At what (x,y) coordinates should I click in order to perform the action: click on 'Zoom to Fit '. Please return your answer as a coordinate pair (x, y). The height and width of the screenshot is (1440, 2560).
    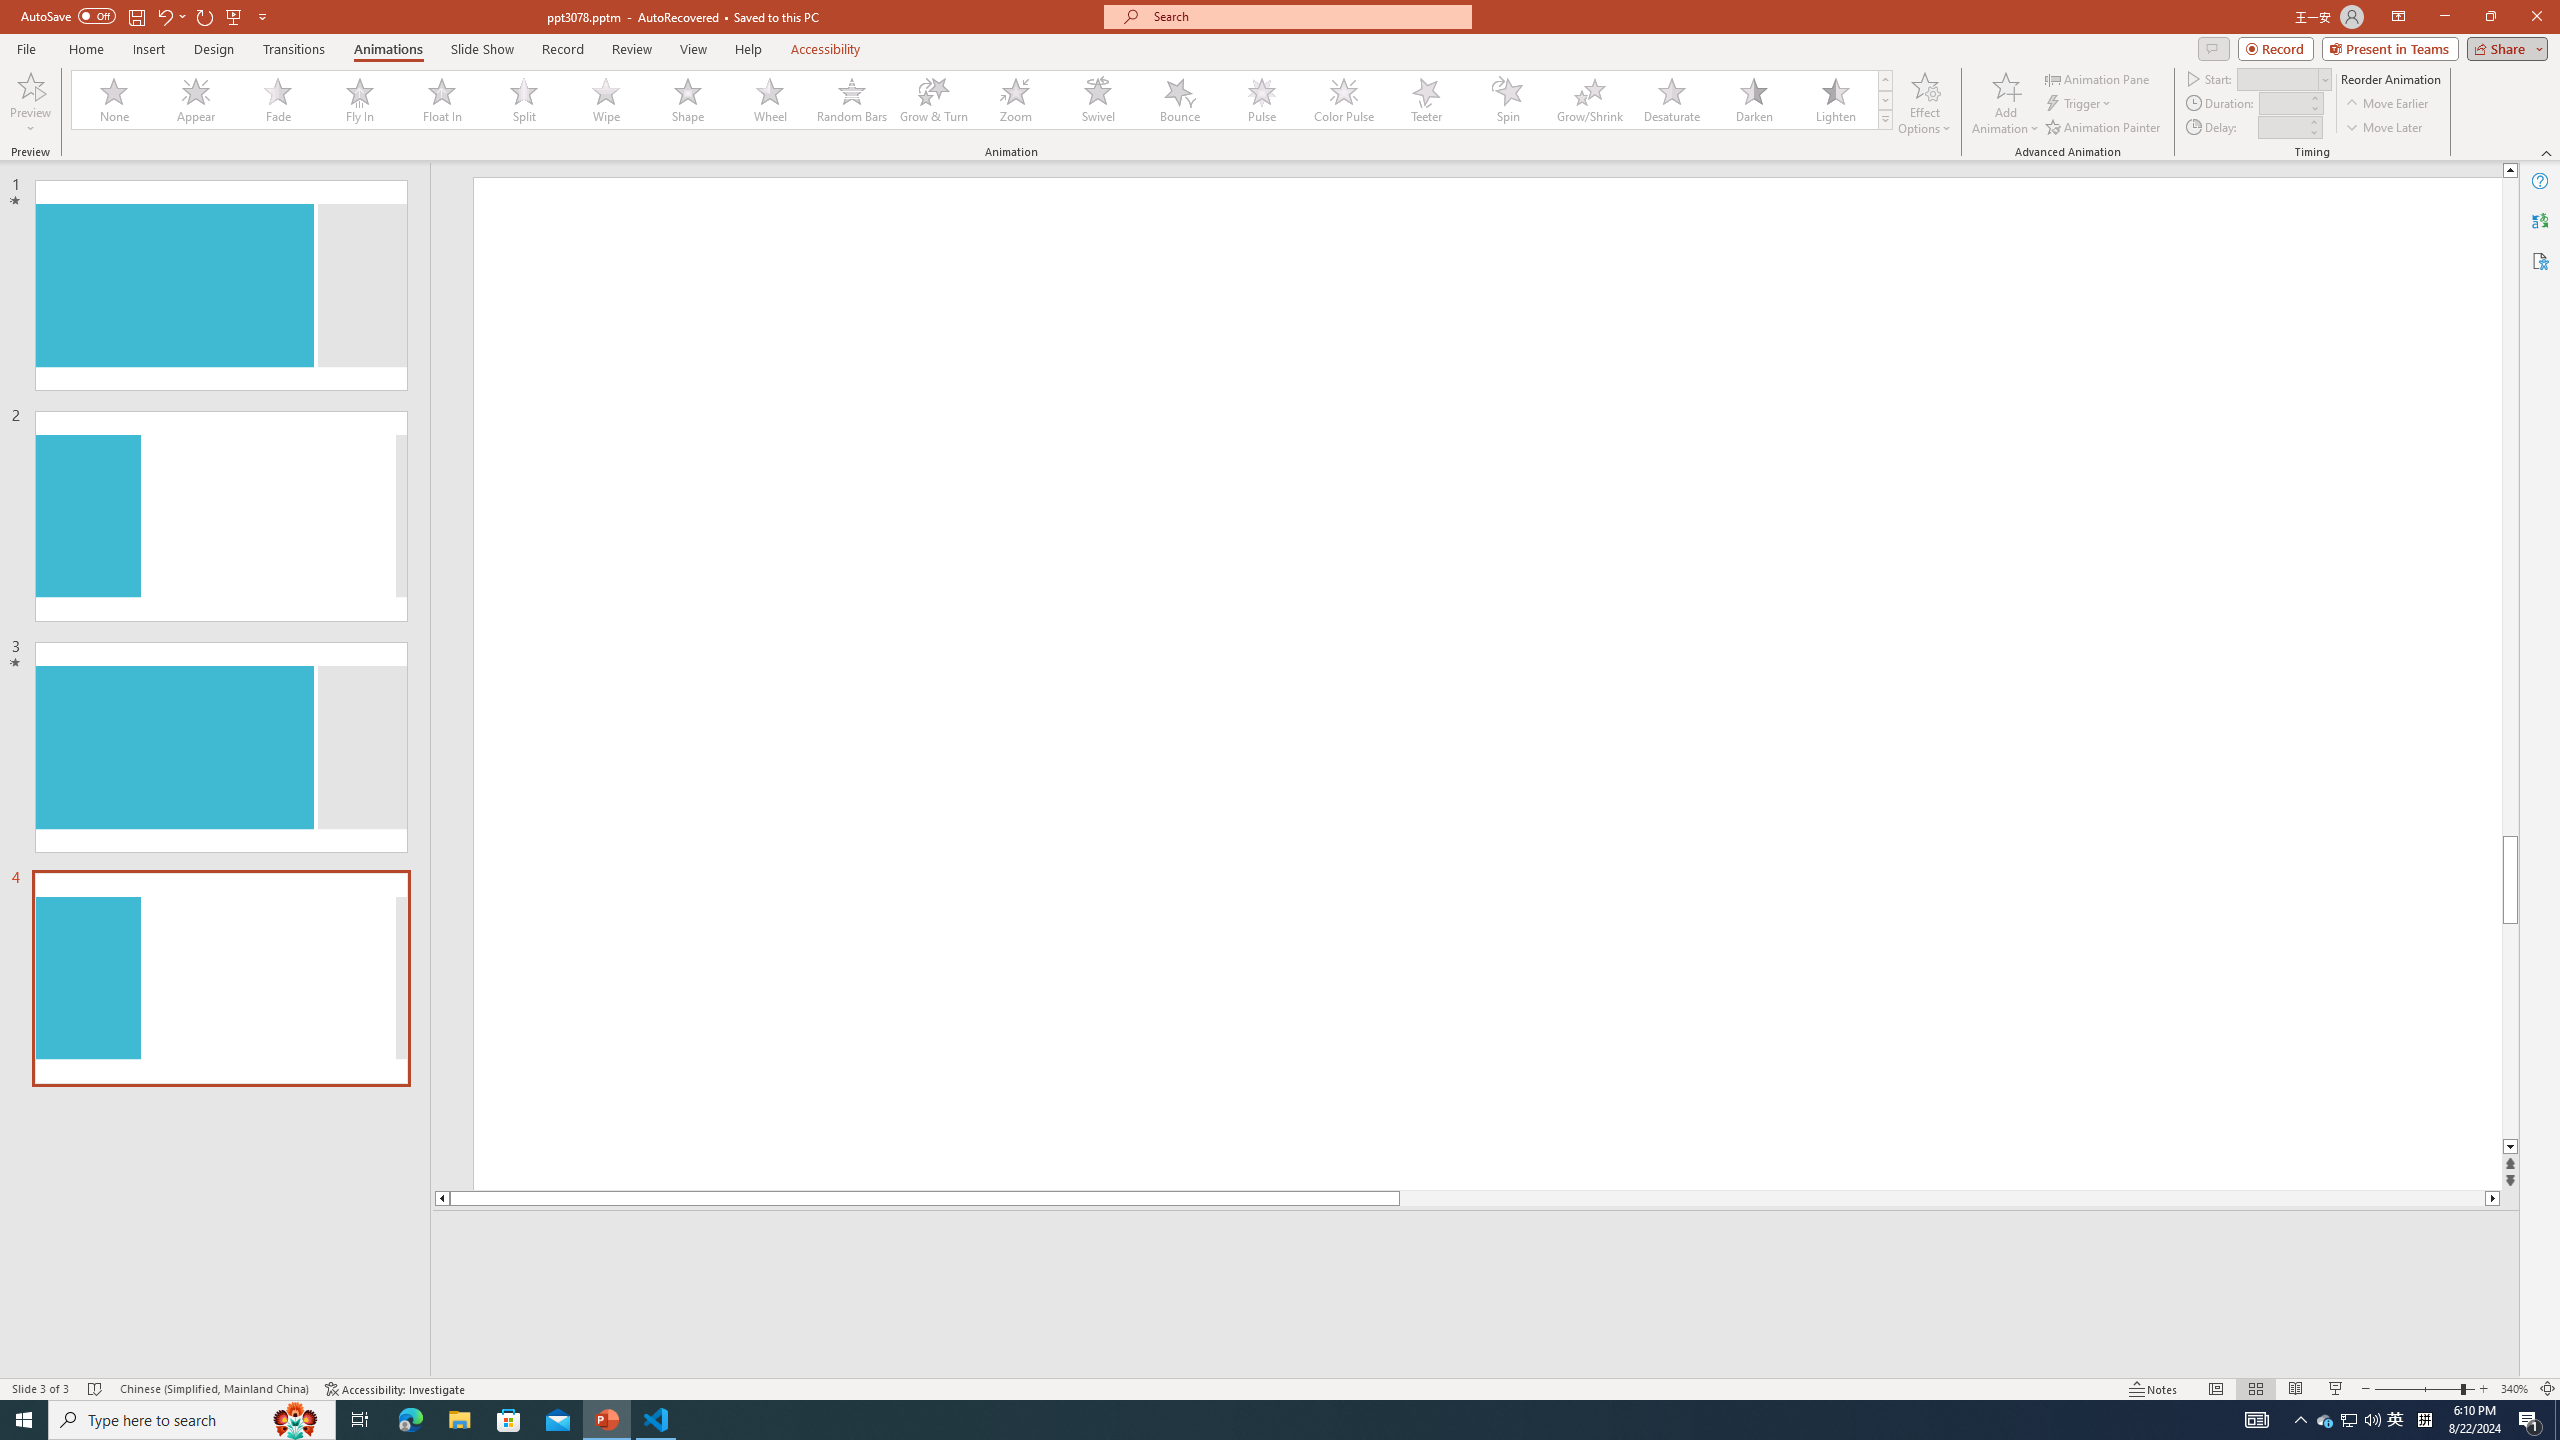
    Looking at the image, I should click on (2547, 1389).